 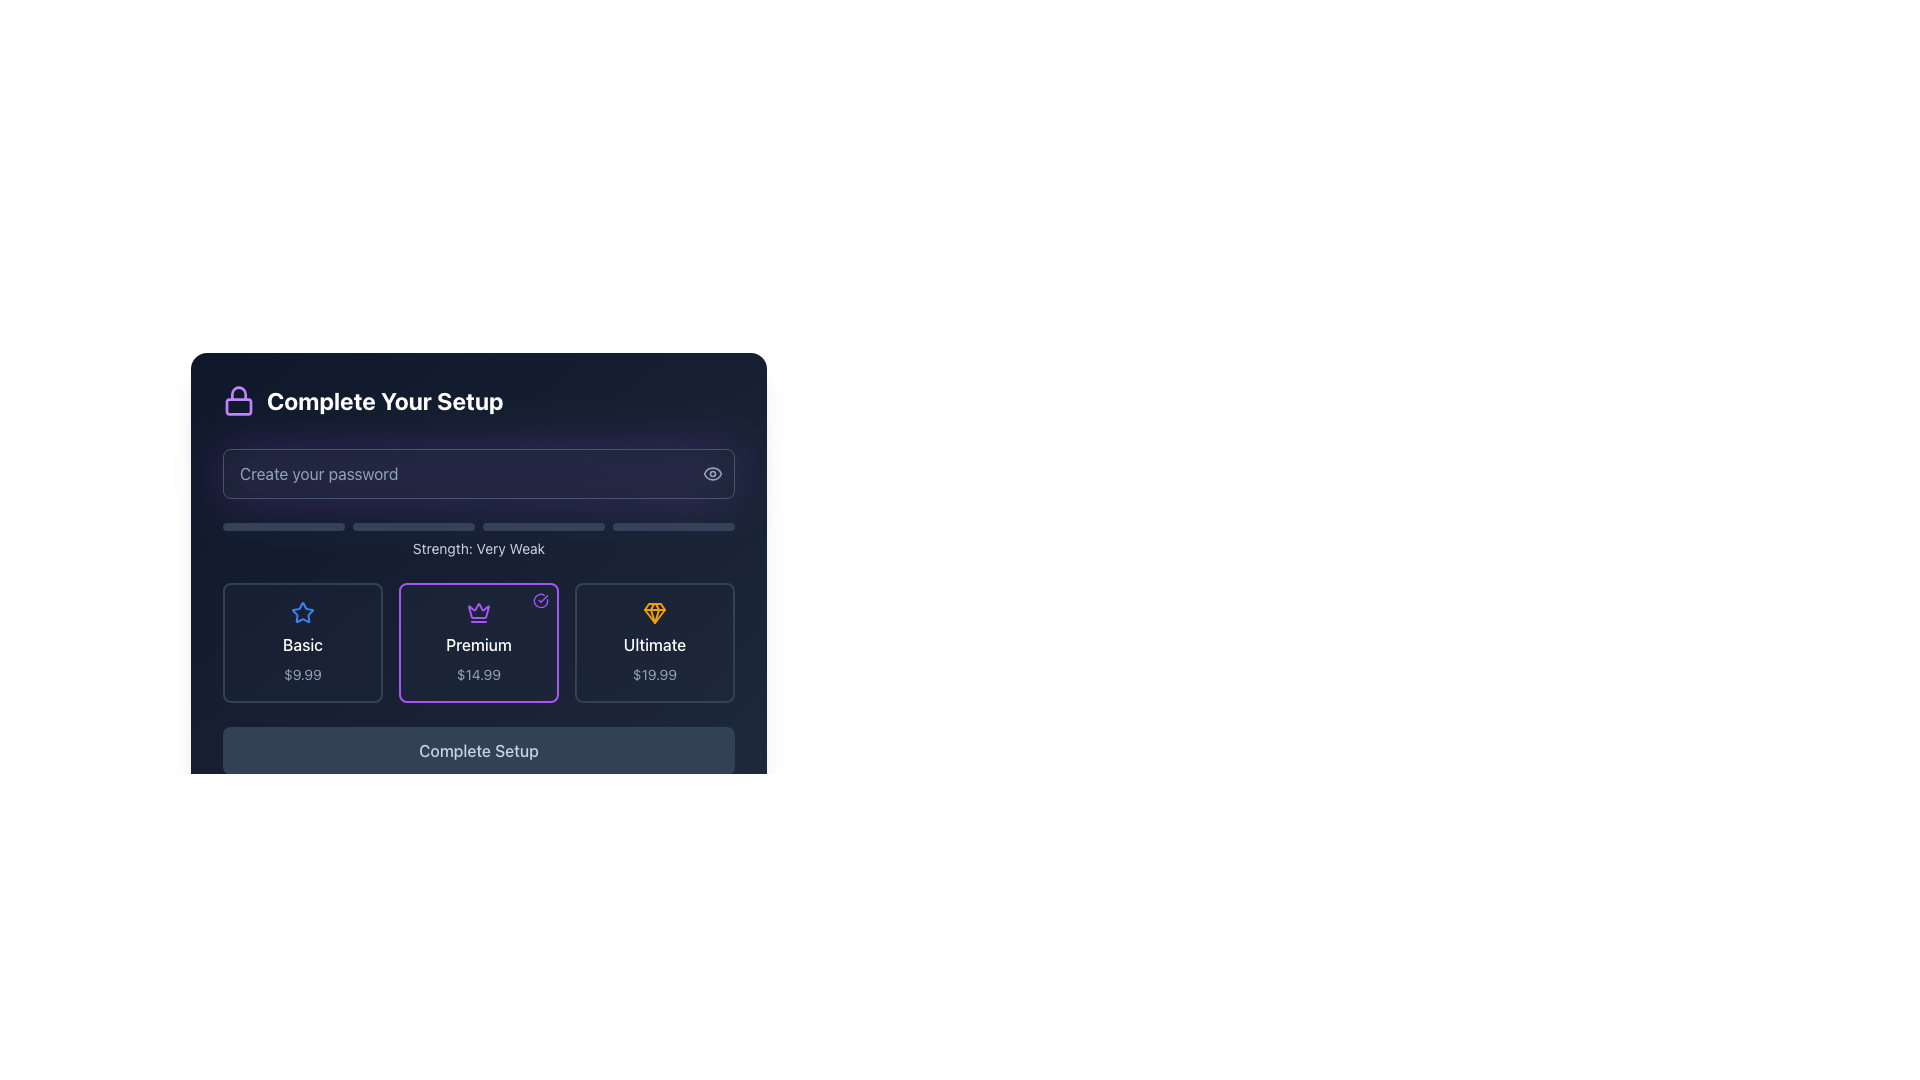 I want to click on the text label identifying the 'Basic $9.99' subscription plan, which is the first in a horizontal list and located beneath a star icon, so click(x=301, y=644).